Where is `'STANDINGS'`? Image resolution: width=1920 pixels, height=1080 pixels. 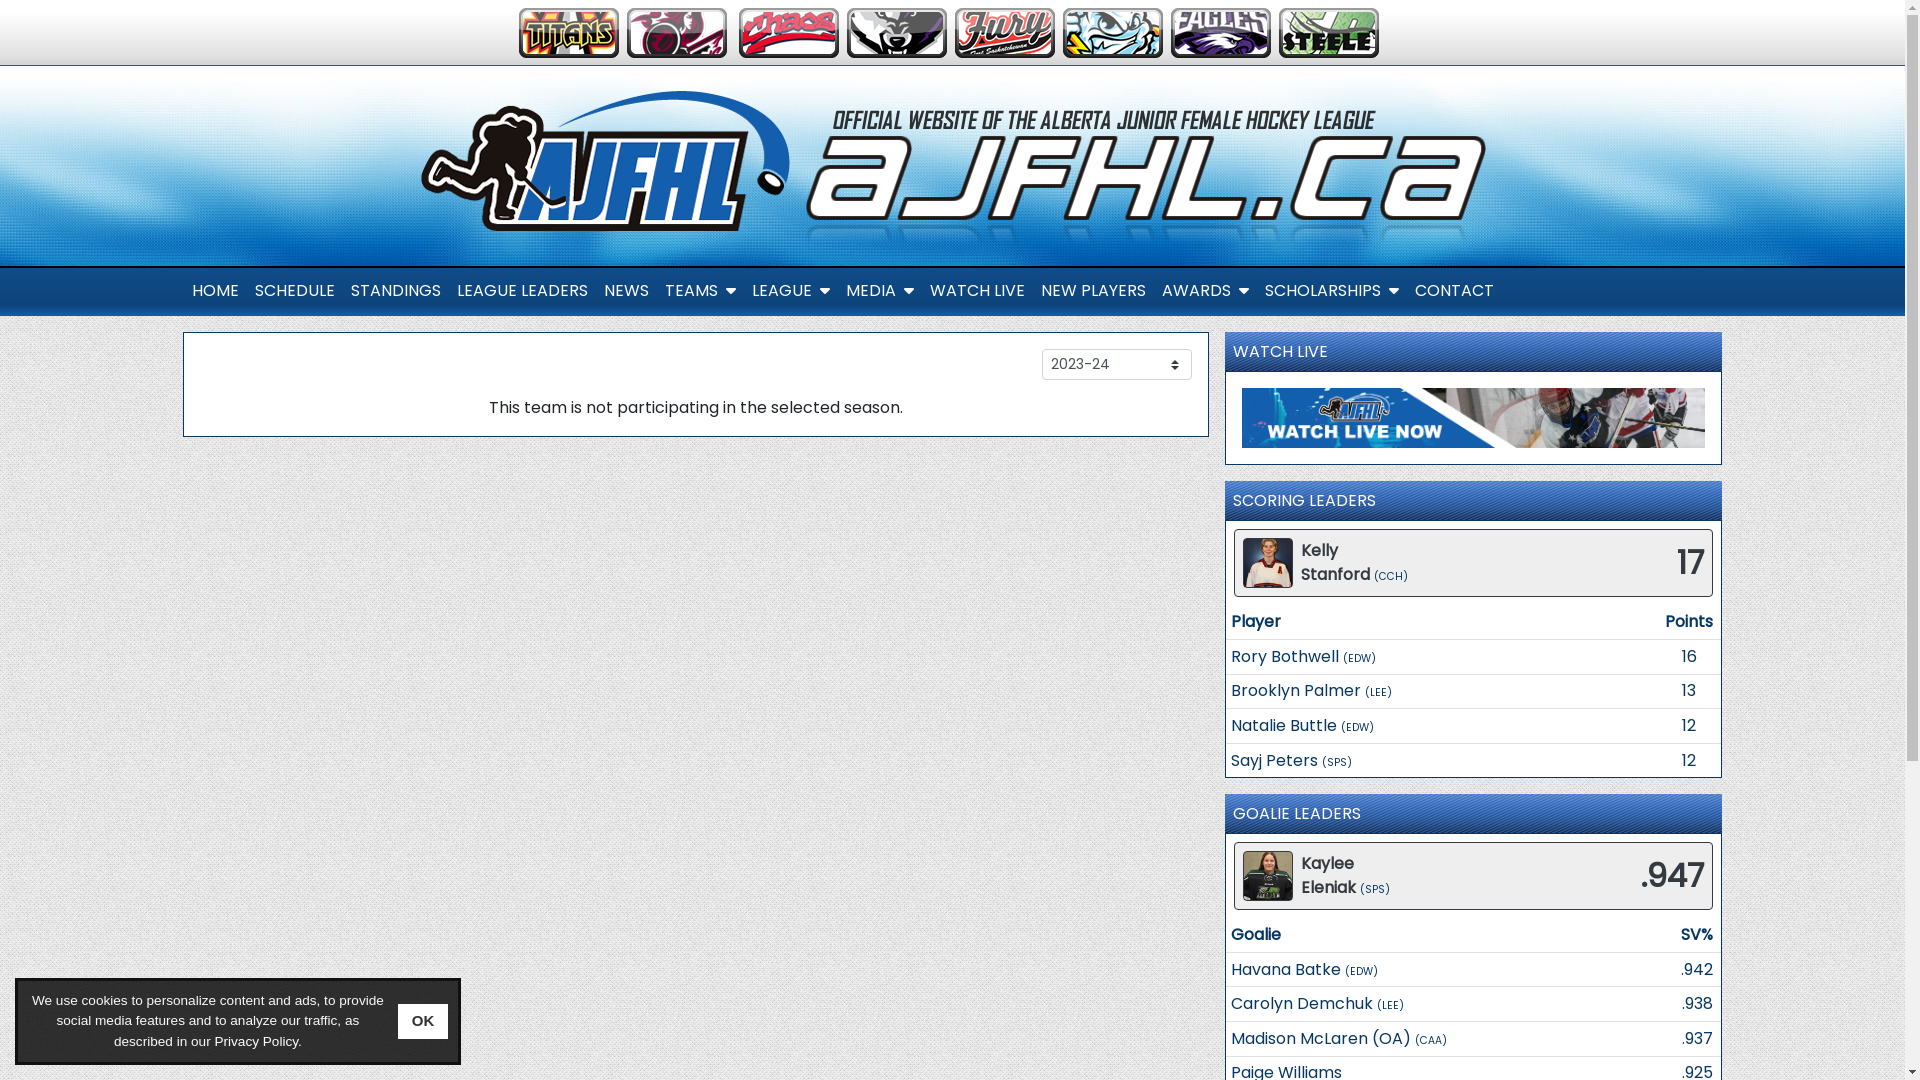 'STANDINGS' is located at coordinates (394, 290).